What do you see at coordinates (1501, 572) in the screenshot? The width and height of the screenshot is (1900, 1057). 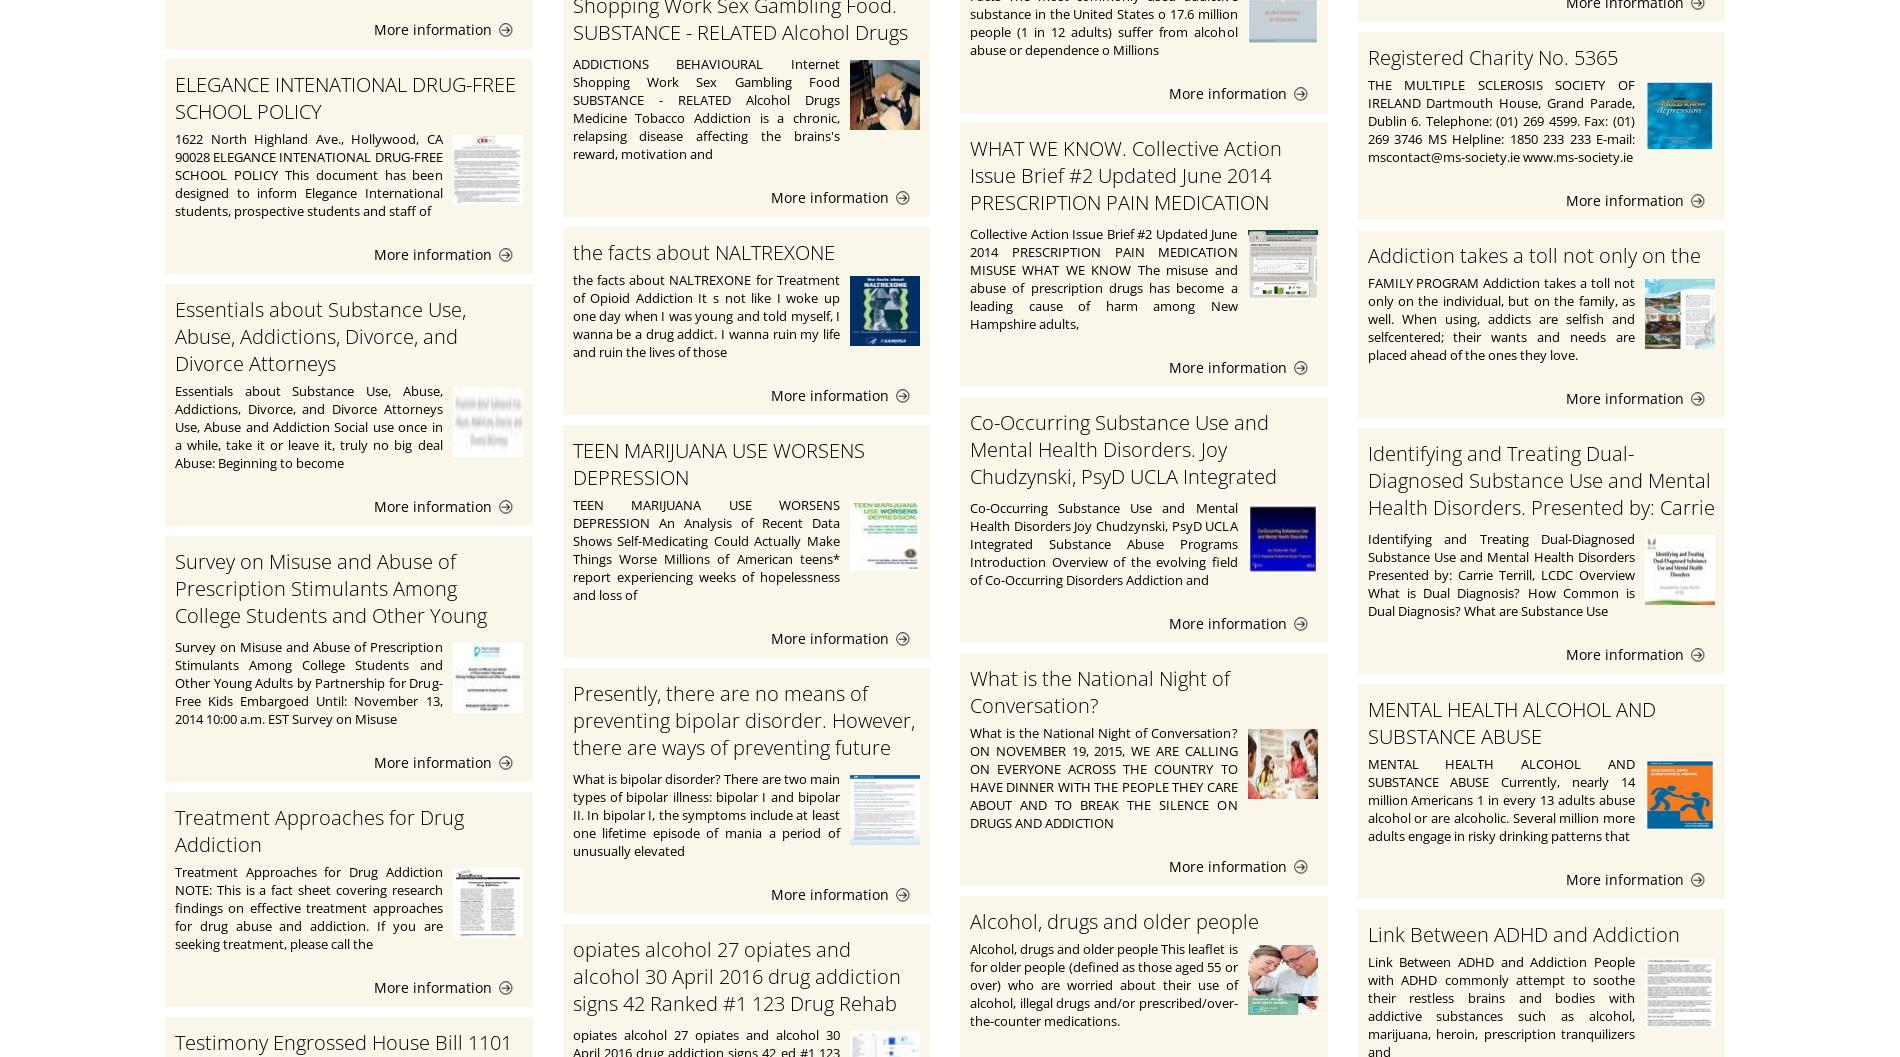 I see `'Identifying and Treating Dual-Diagnosed Substance Use and Mental Health Disorders Presented by: Carrie Terrill, LCDC Overview What is Dual Diagnosis? How Common is Dual Diagnosis? What are Substance Use'` at bounding box center [1501, 572].